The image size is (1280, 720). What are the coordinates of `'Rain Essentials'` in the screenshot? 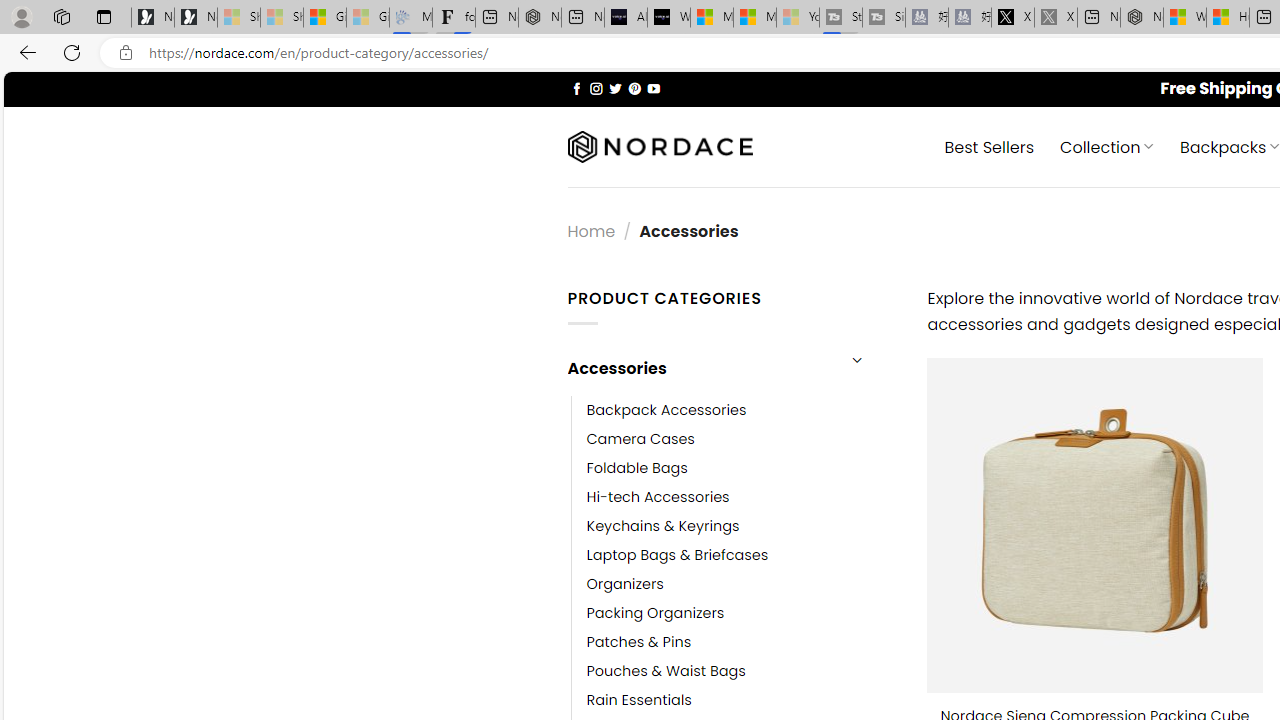 It's located at (638, 699).